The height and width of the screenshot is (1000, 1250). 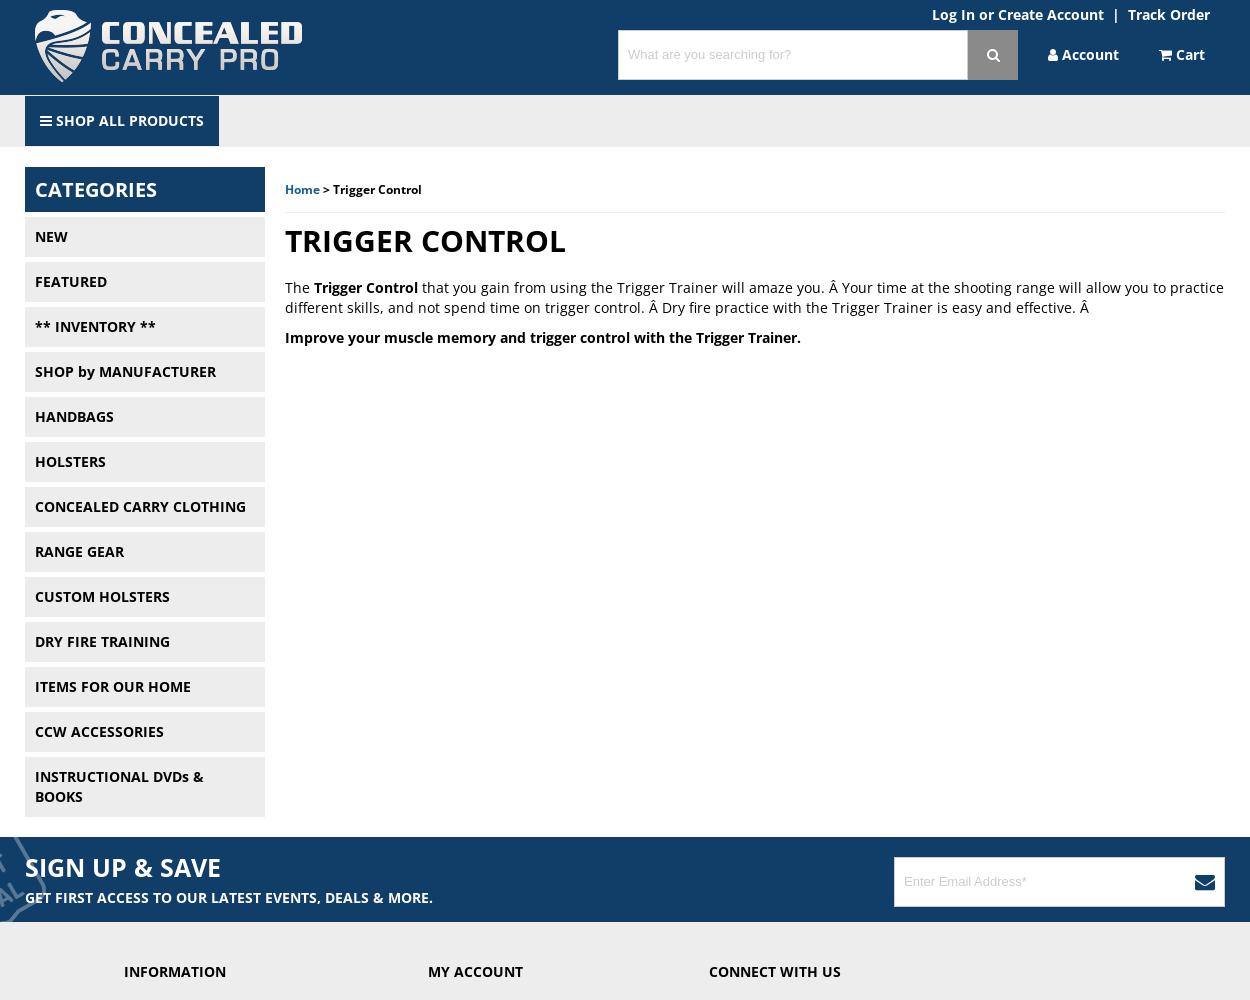 What do you see at coordinates (754, 297) in the screenshot?
I see `'that you gain from using the Trigger Trainer will amaze you. Â Your time at the shooting range will allow you to practice different skills, and not spend time on trigger control. Â Dry fire practice with the Trigger Trainer is easy and effective. Â'` at bounding box center [754, 297].